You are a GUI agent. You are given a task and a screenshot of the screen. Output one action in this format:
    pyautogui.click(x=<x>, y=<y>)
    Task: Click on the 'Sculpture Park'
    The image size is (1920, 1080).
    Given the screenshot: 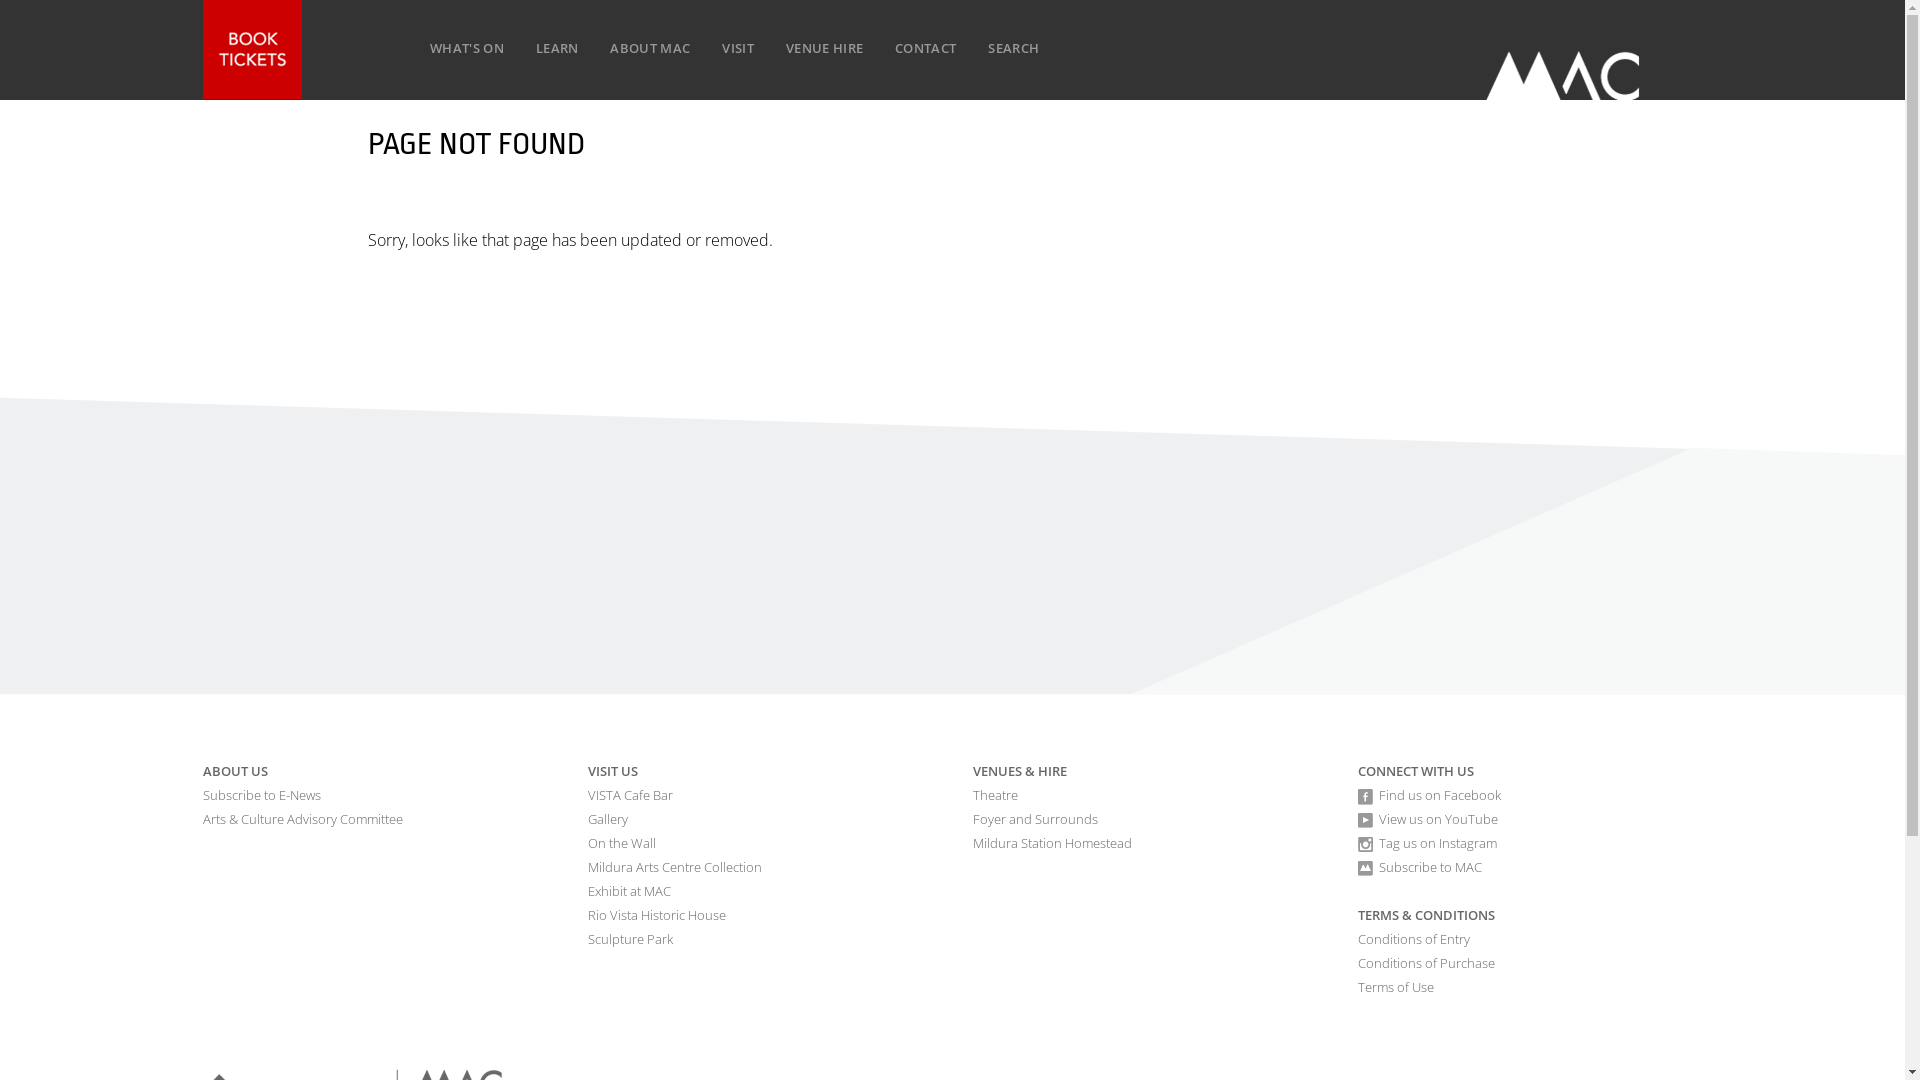 What is the action you would take?
    pyautogui.click(x=629, y=938)
    